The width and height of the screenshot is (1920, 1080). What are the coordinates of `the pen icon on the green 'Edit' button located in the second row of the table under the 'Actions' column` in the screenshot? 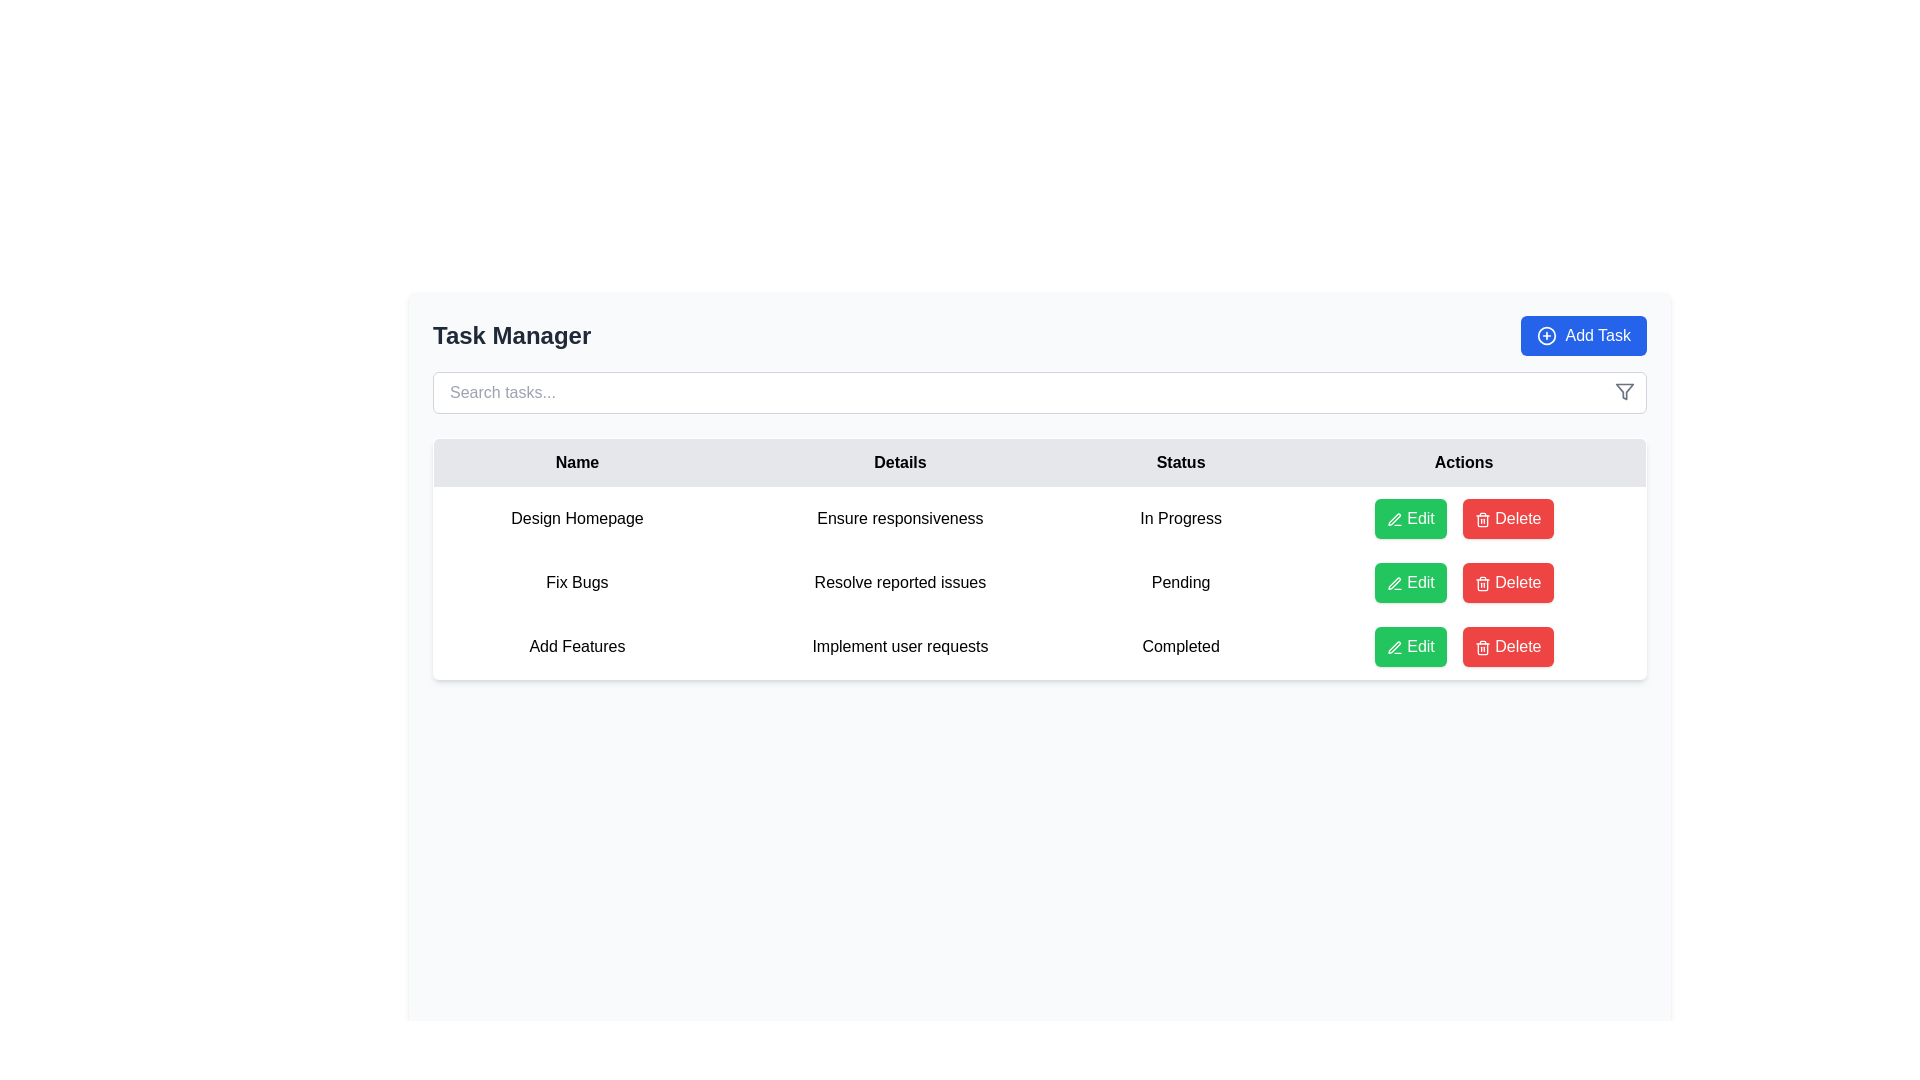 It's located at (1393, 583).